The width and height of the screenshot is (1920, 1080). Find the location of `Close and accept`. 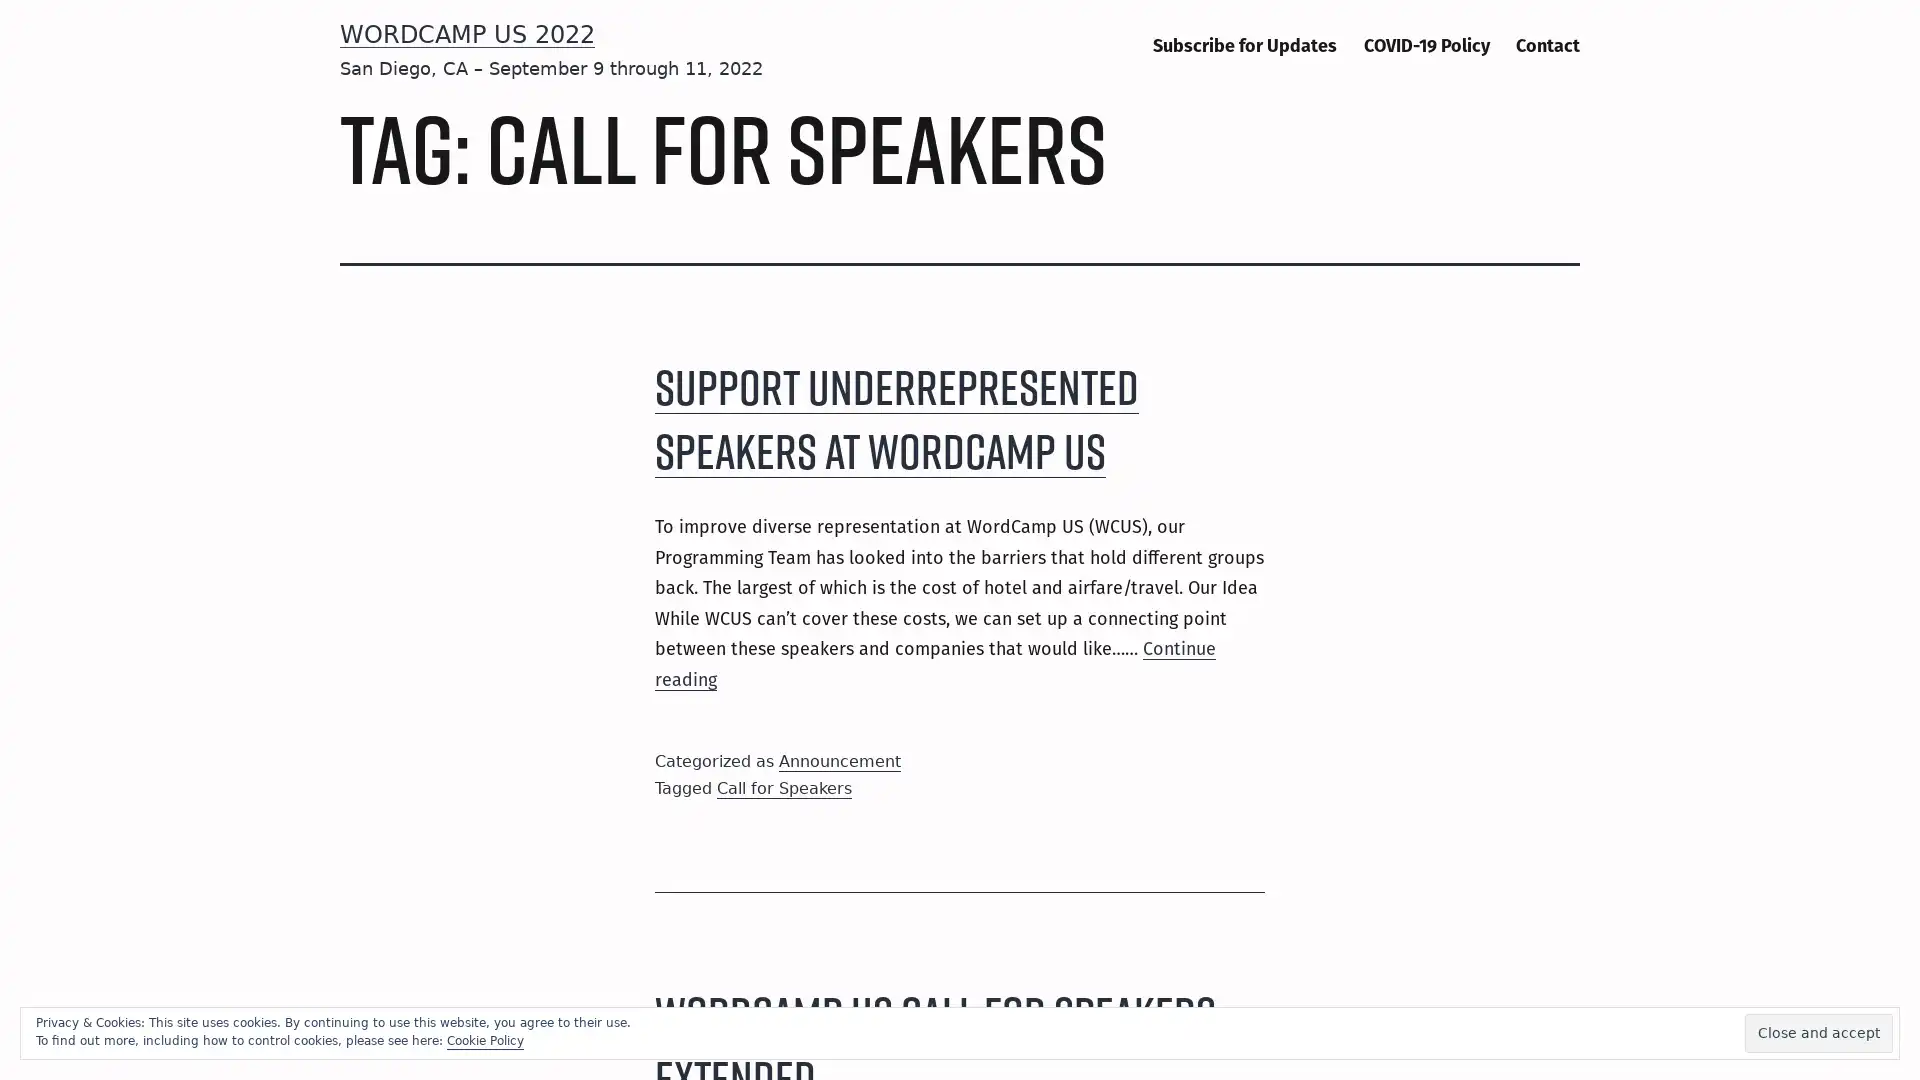

Close and accept is located at coordinates (1819, 1033).